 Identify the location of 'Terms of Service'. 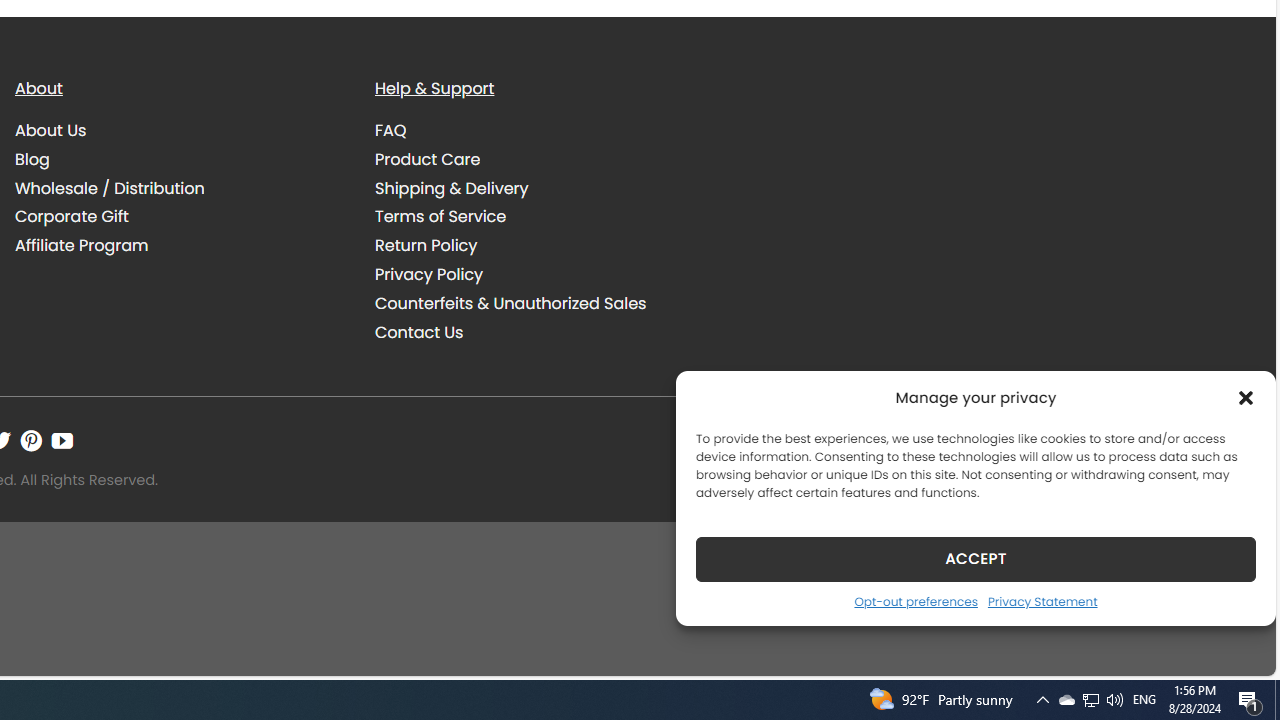
(540, 216).